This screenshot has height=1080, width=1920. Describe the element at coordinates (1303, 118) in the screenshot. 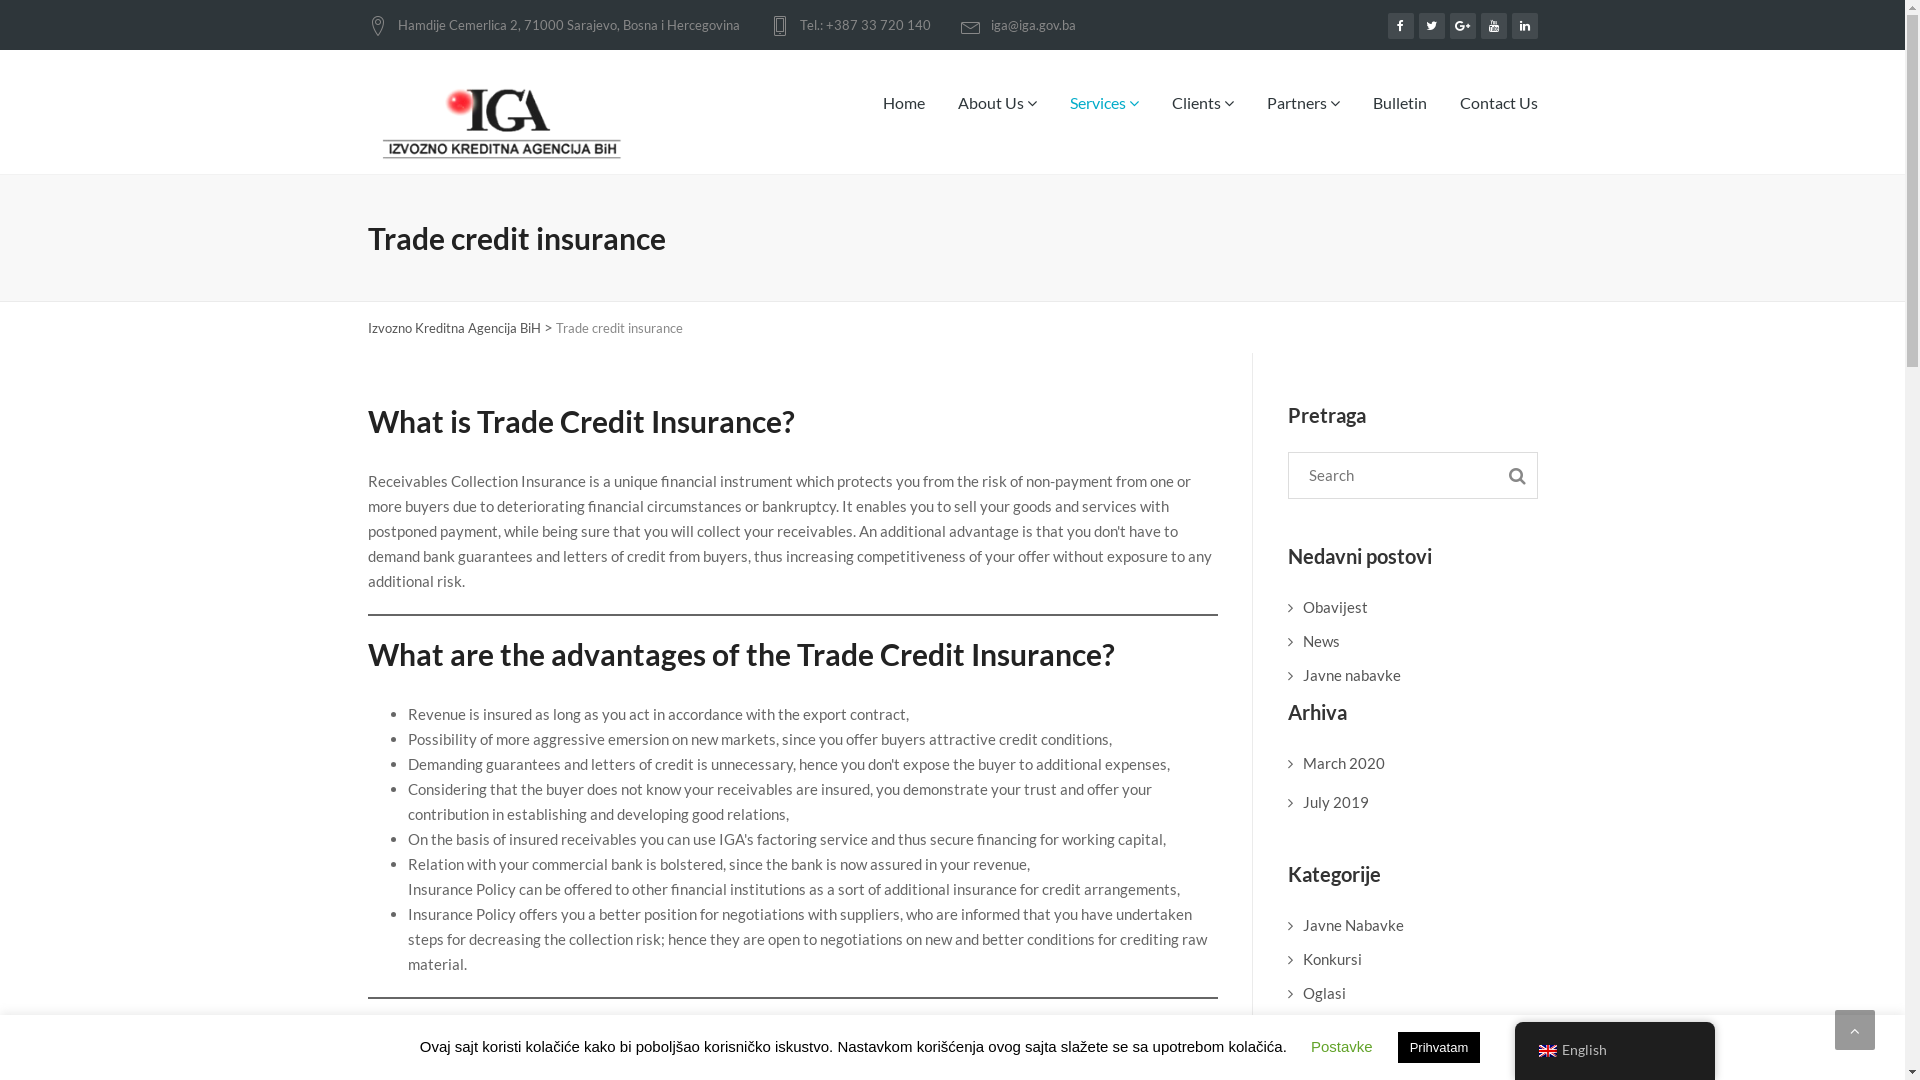

I see `'Partners'` at that location.